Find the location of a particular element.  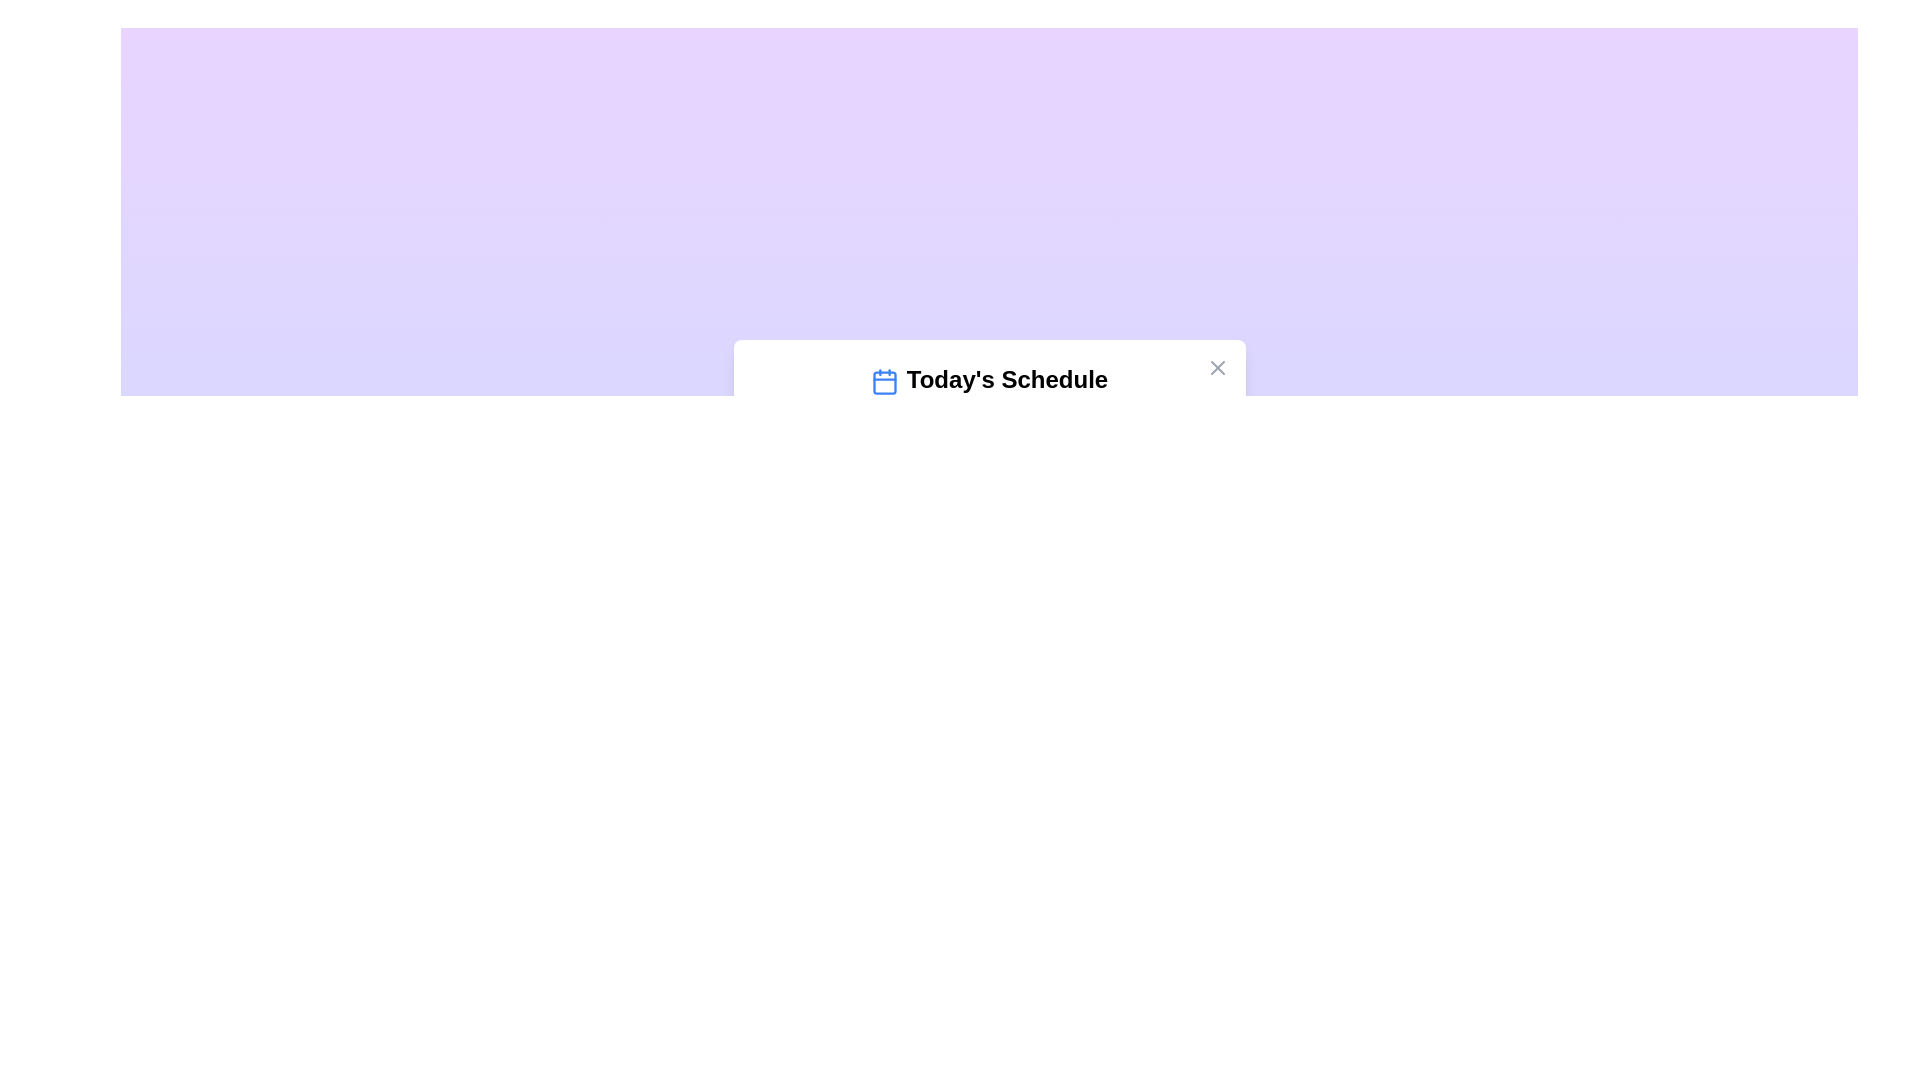

the close icon button located at the top-right corner of the 'Today's Schedule' card is located at coordinates (1216, 367).